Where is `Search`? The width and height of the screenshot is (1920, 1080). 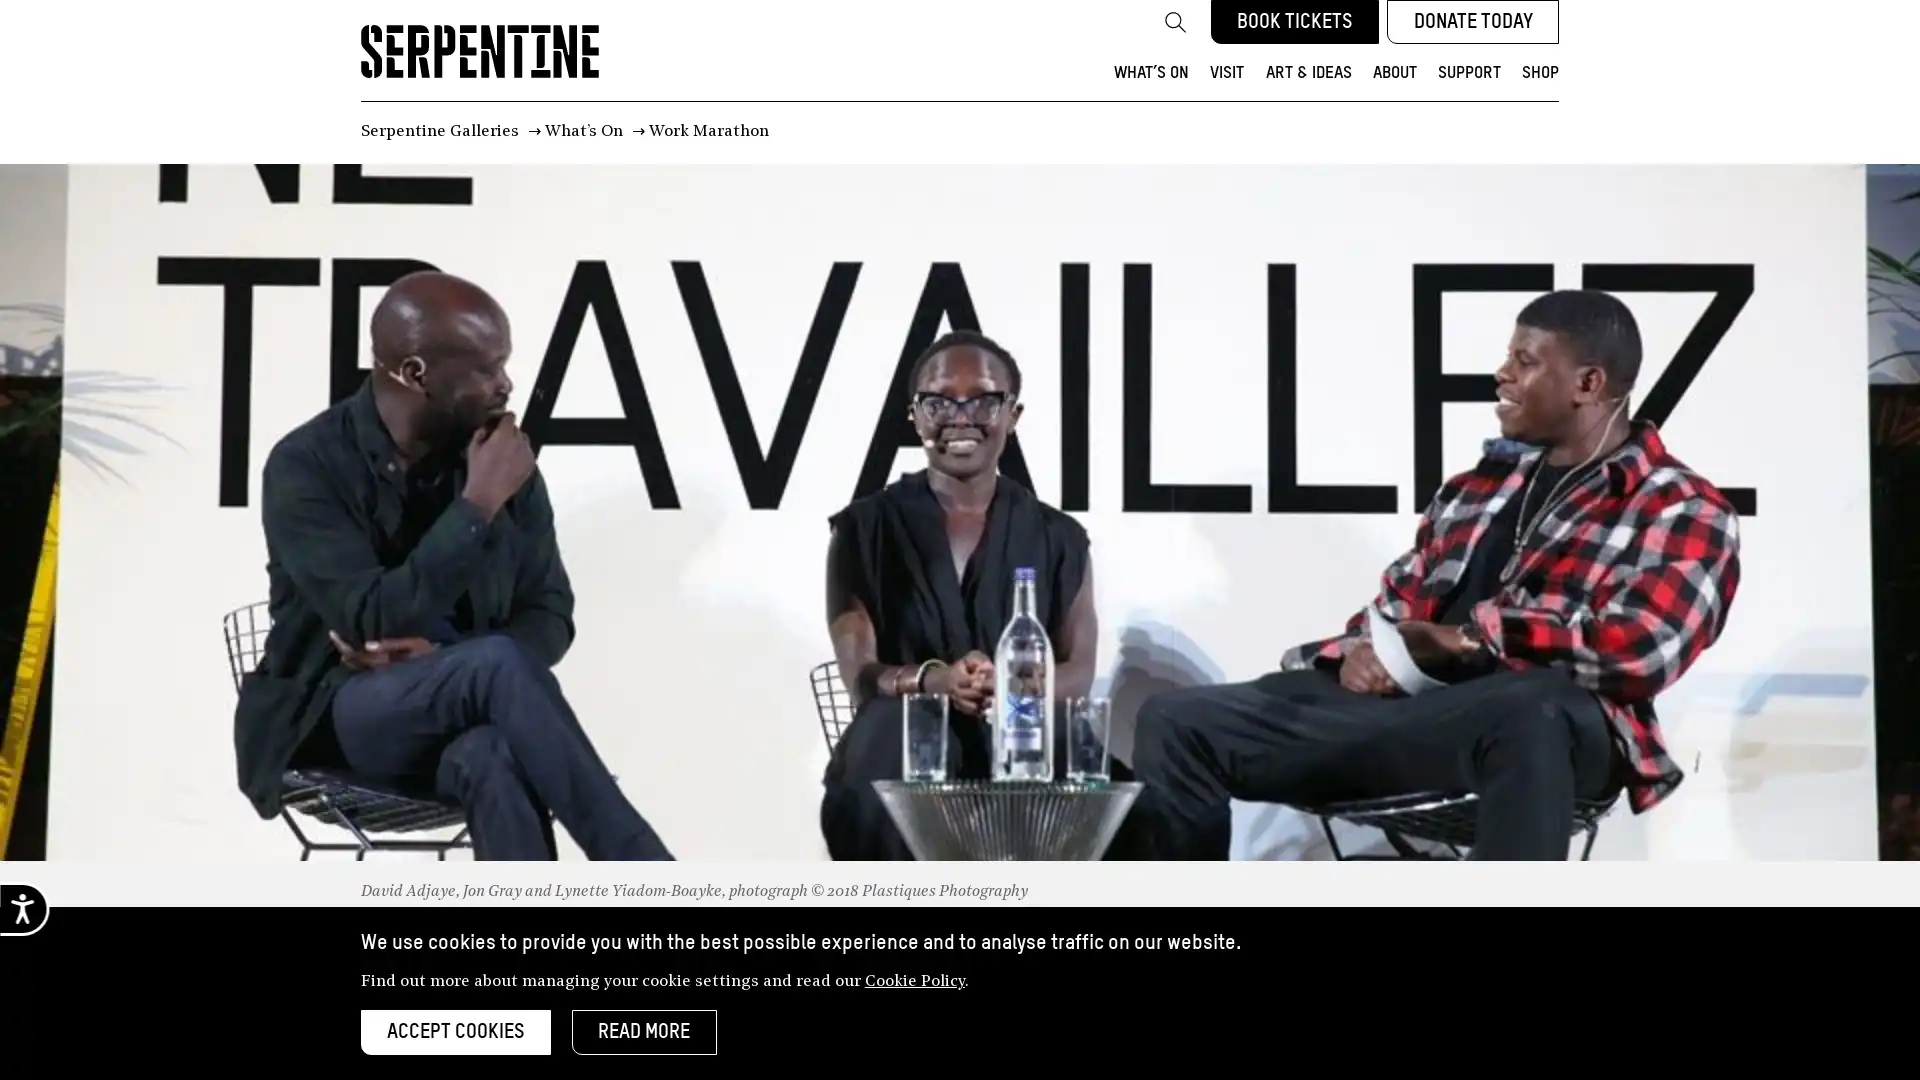 Search is located at coordinates (1174, 22).